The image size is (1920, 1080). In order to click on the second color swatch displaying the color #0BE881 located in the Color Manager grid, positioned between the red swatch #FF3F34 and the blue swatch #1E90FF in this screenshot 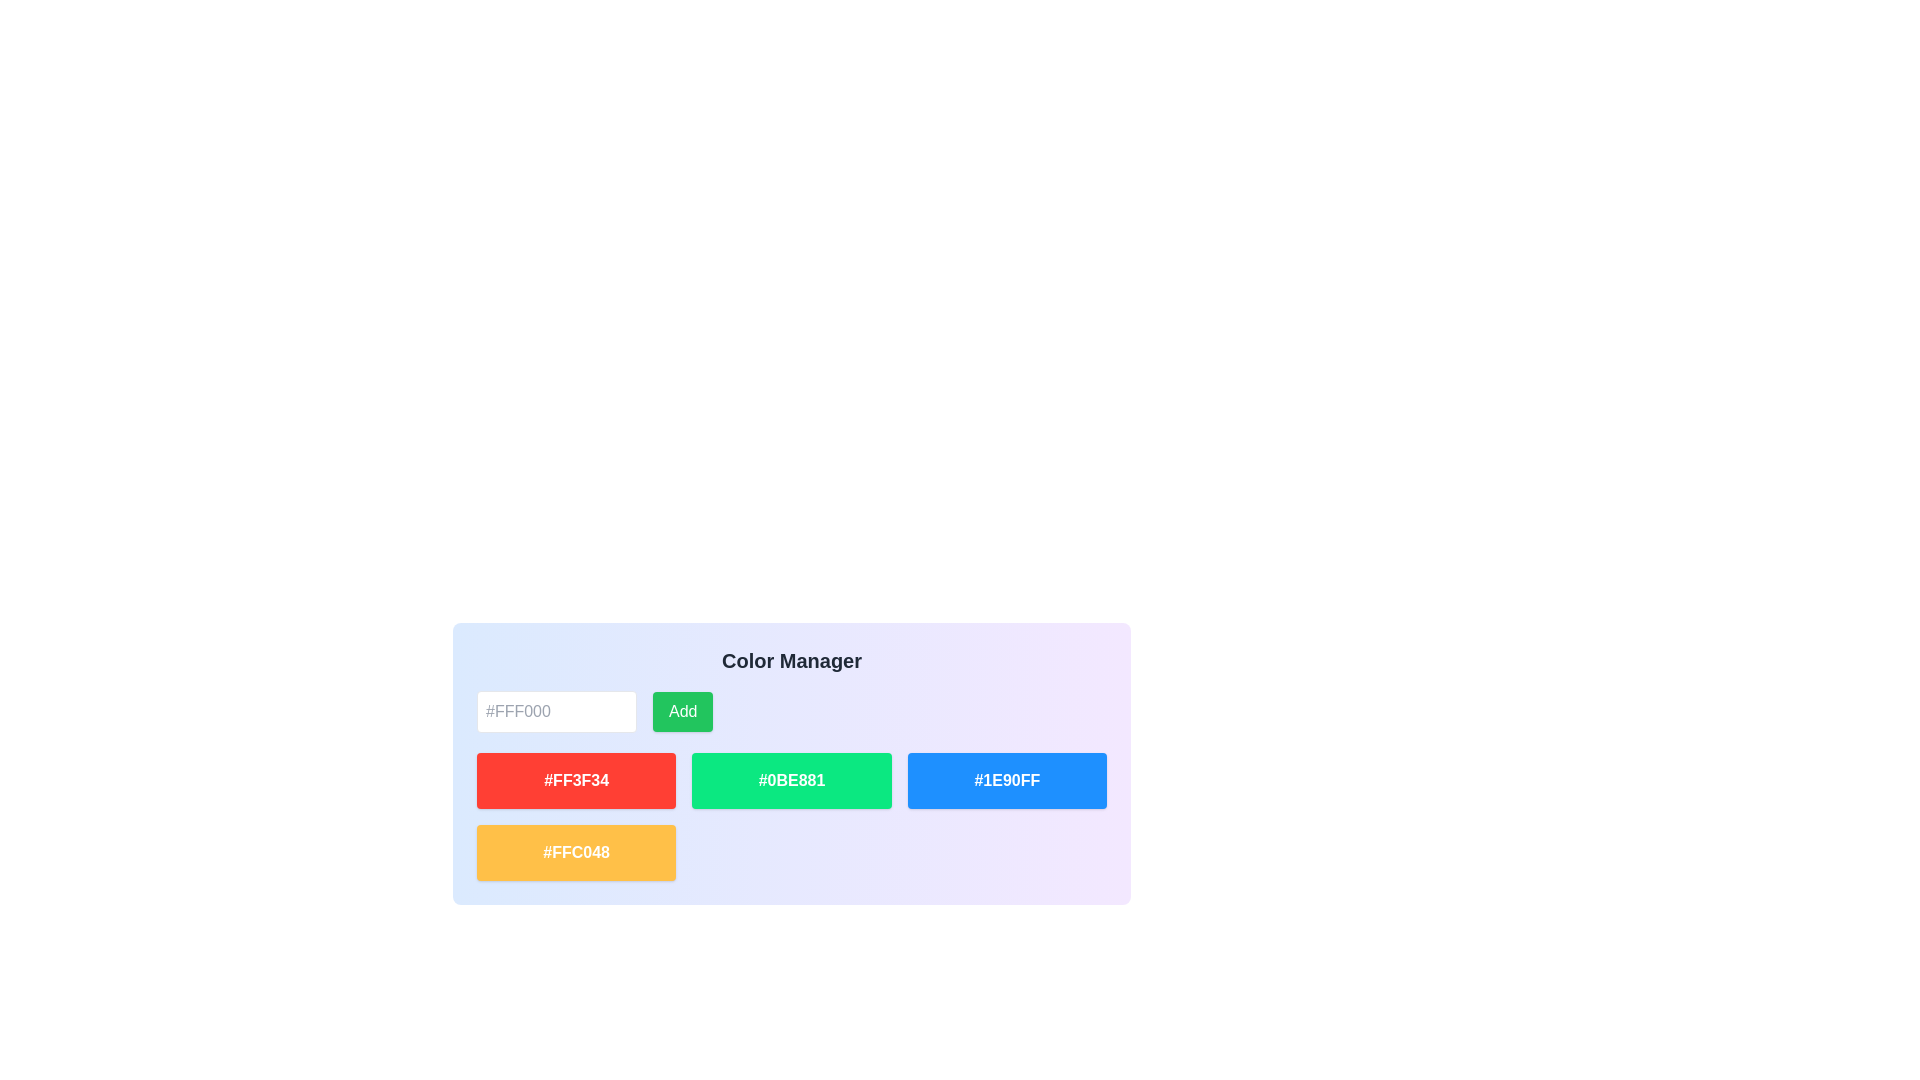, I will do `click(791, 766)`.